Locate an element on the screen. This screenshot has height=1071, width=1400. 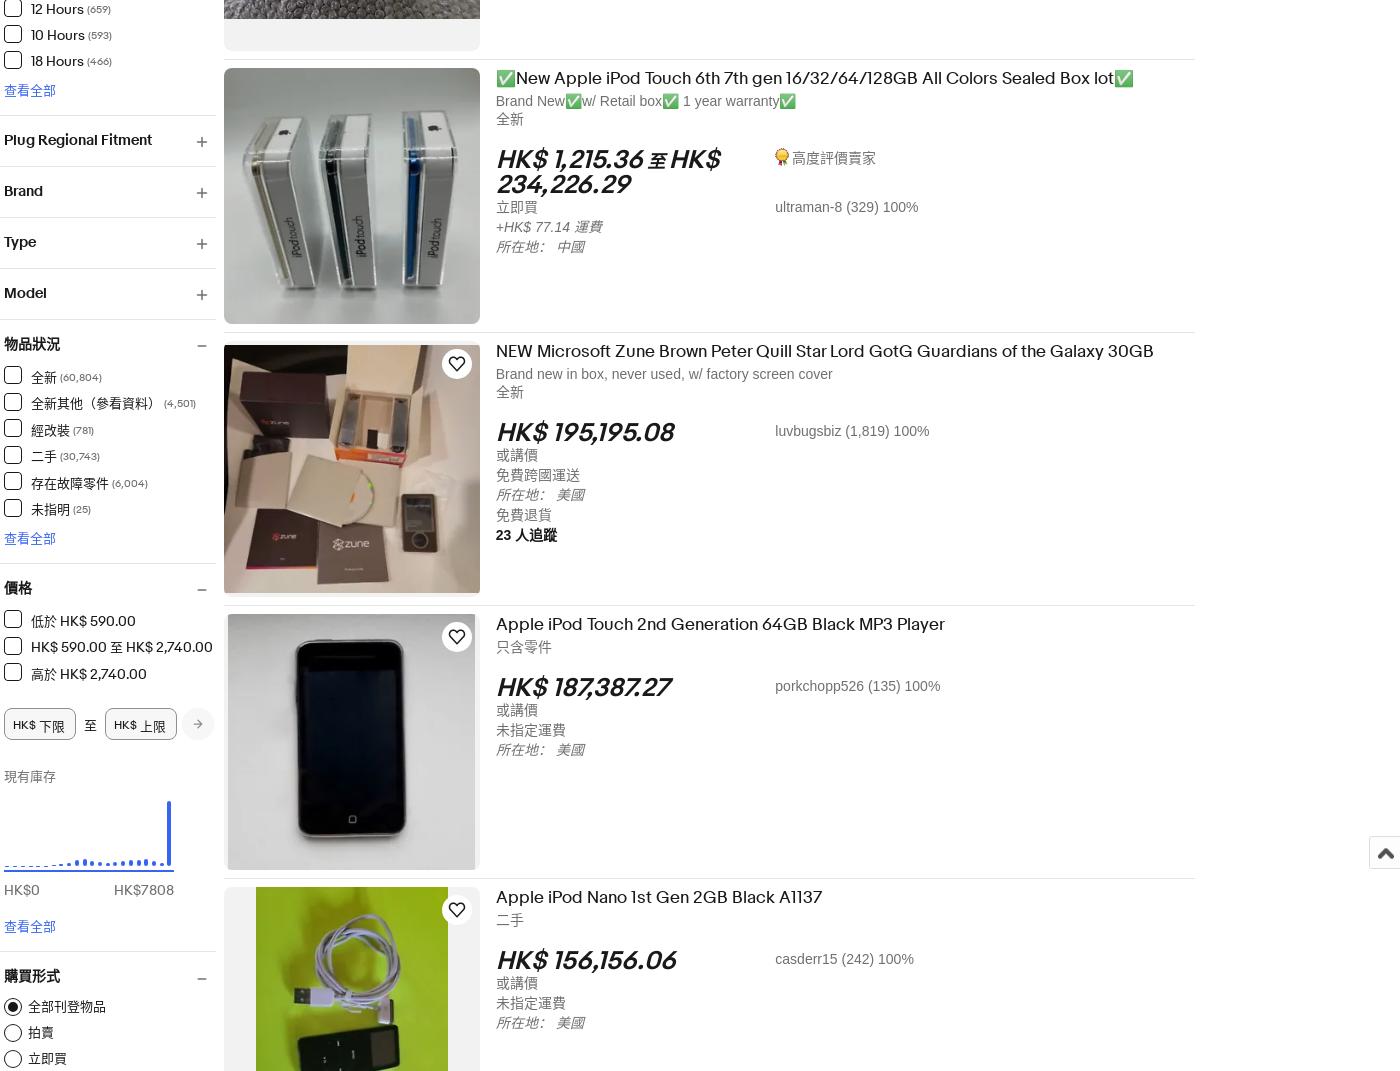
'(466)' is located at coordinates (110, 59).